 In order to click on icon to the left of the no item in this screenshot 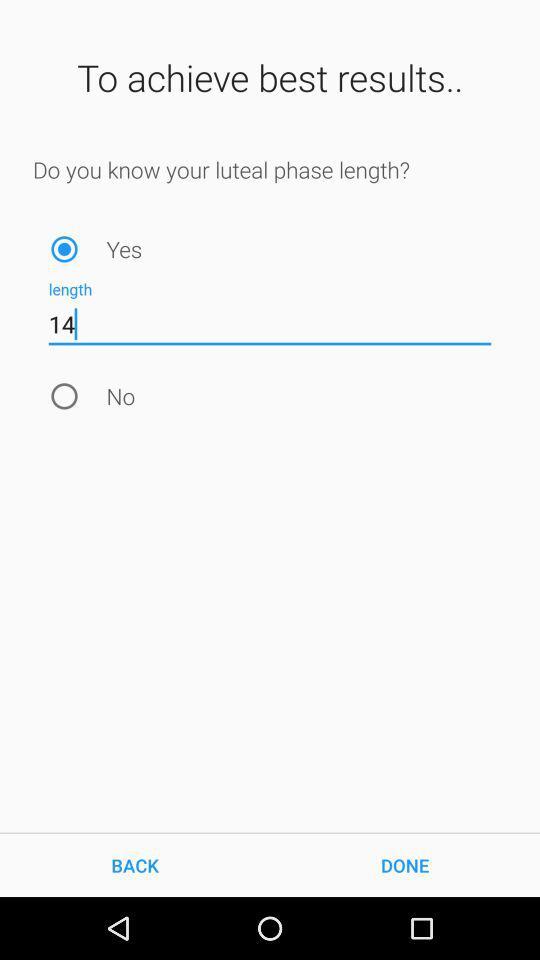, I will do `click(64, 395)`.